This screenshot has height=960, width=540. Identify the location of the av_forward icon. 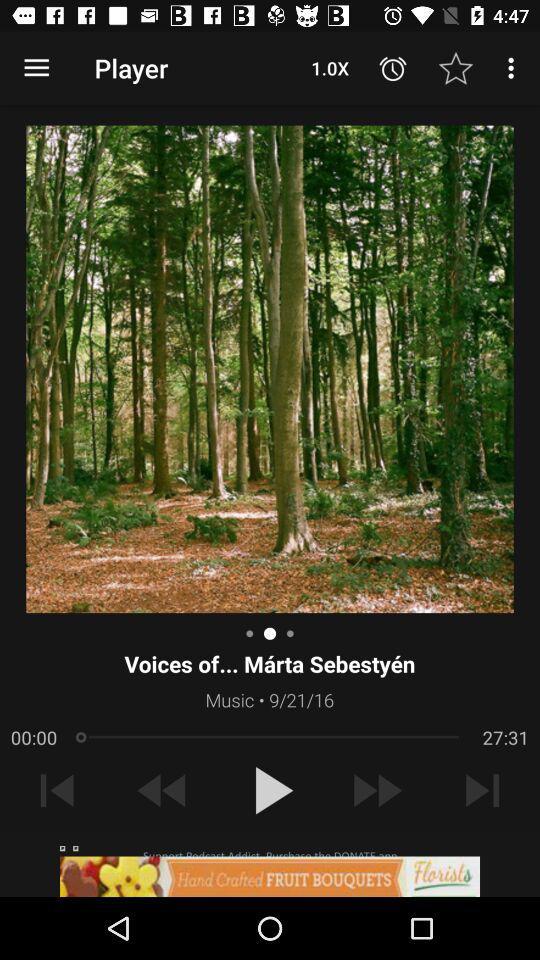
(376, 790).